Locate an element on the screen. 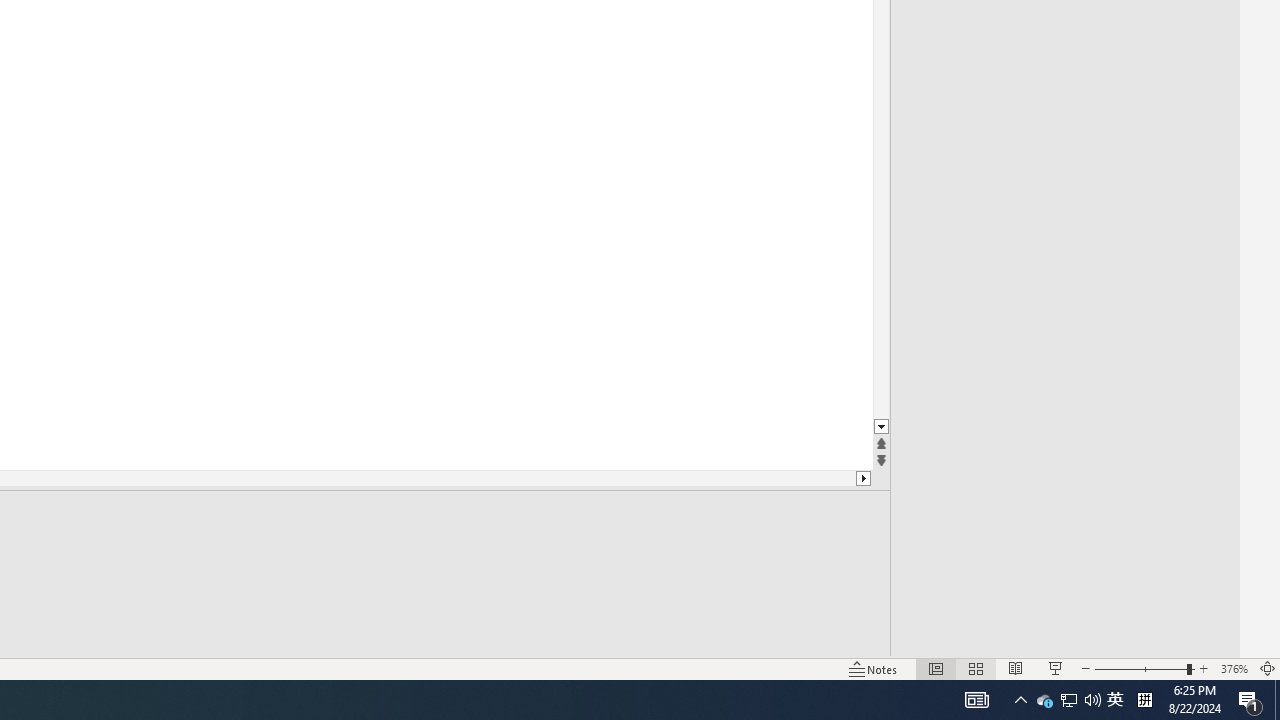  'Zoom 376%' is located at coordinates (1233, 669).